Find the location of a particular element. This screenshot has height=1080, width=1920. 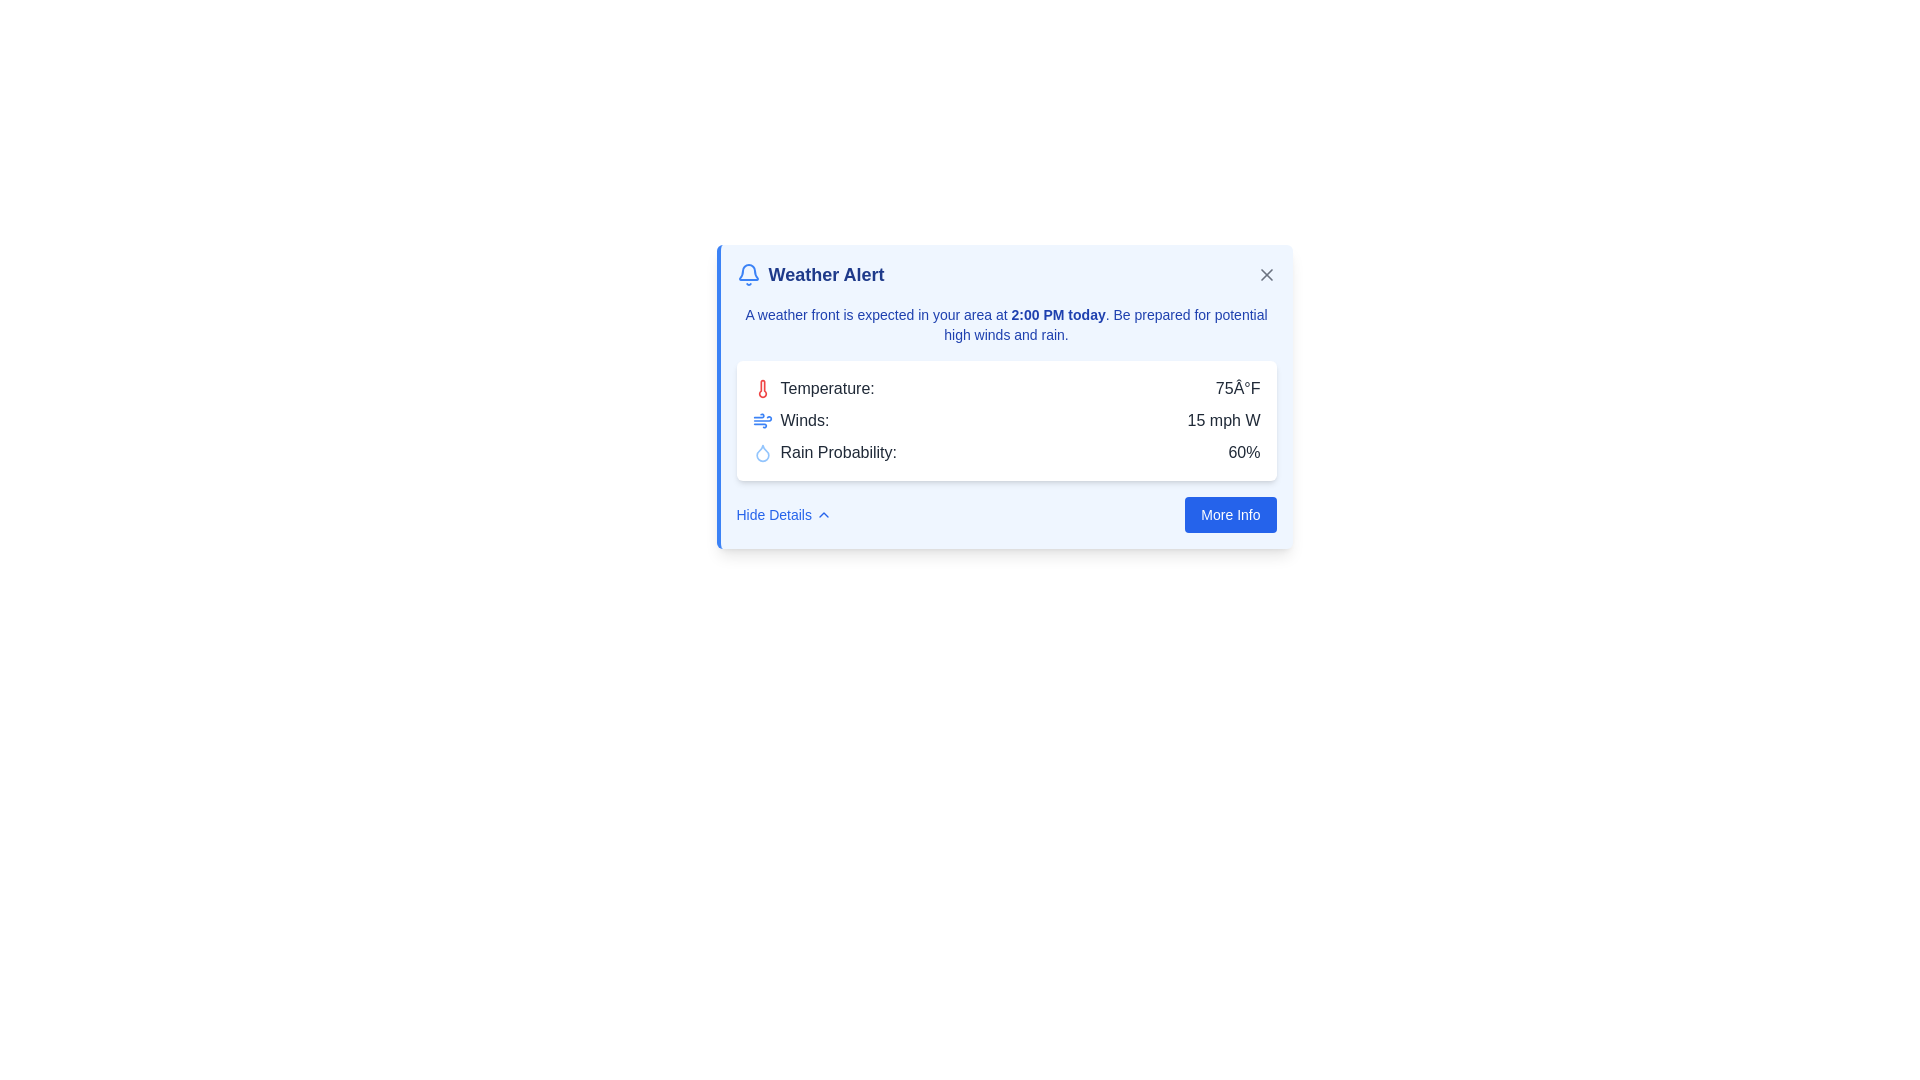

the hyperlink with an icon that toggles additional details to underline the text before the 'More Info' button is located at coordinates (783, 514).